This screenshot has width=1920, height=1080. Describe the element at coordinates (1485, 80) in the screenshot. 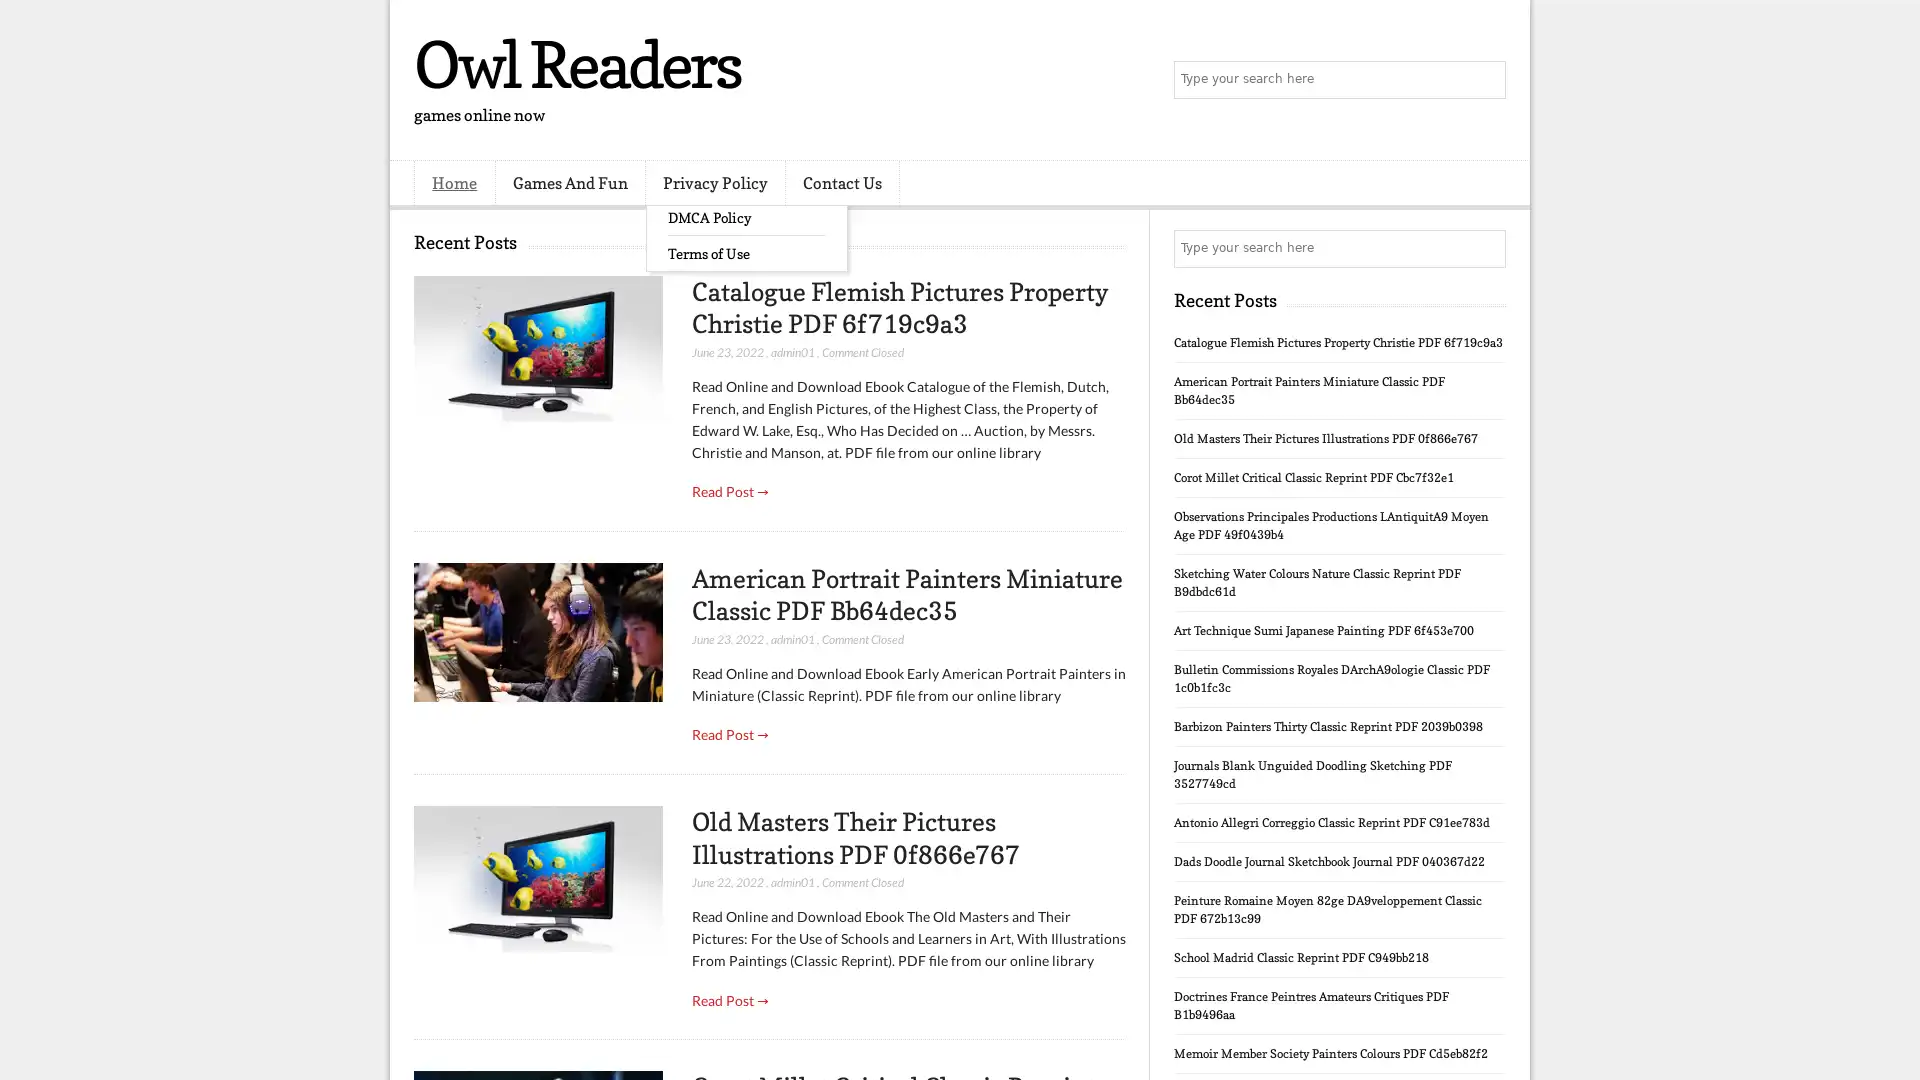

I see `Search` at that location.